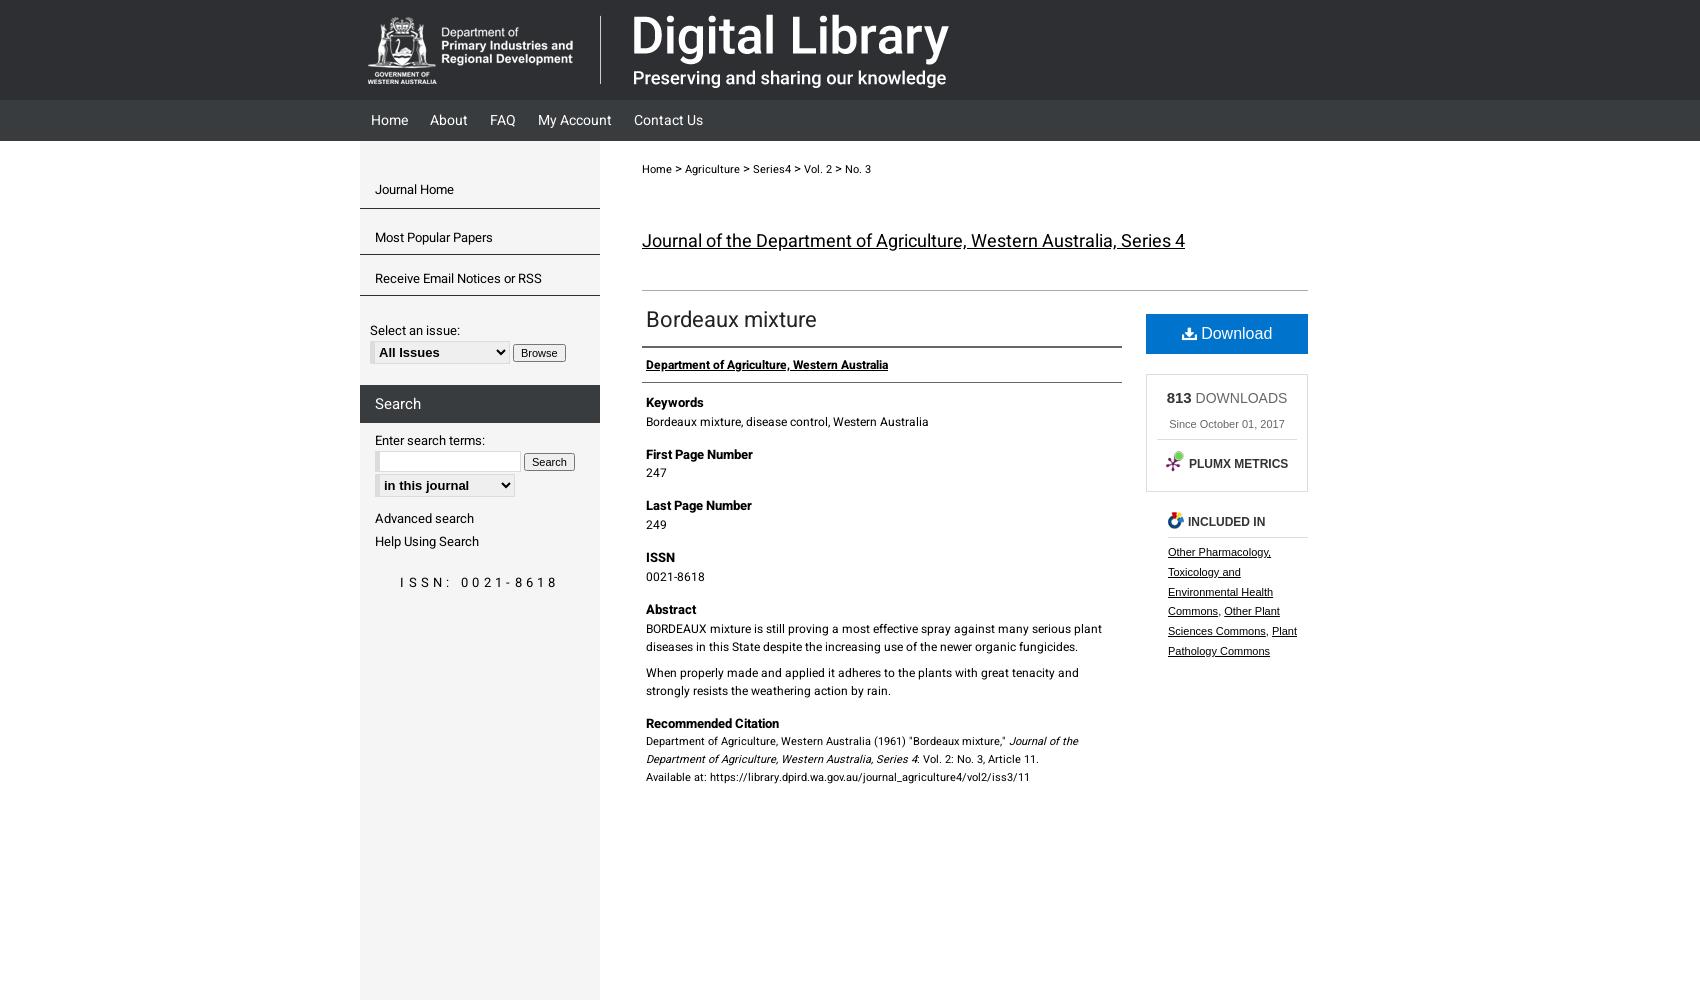 The width and height of the screenshot is (1700, 1000). I want to click on '247', so click(656, 472).